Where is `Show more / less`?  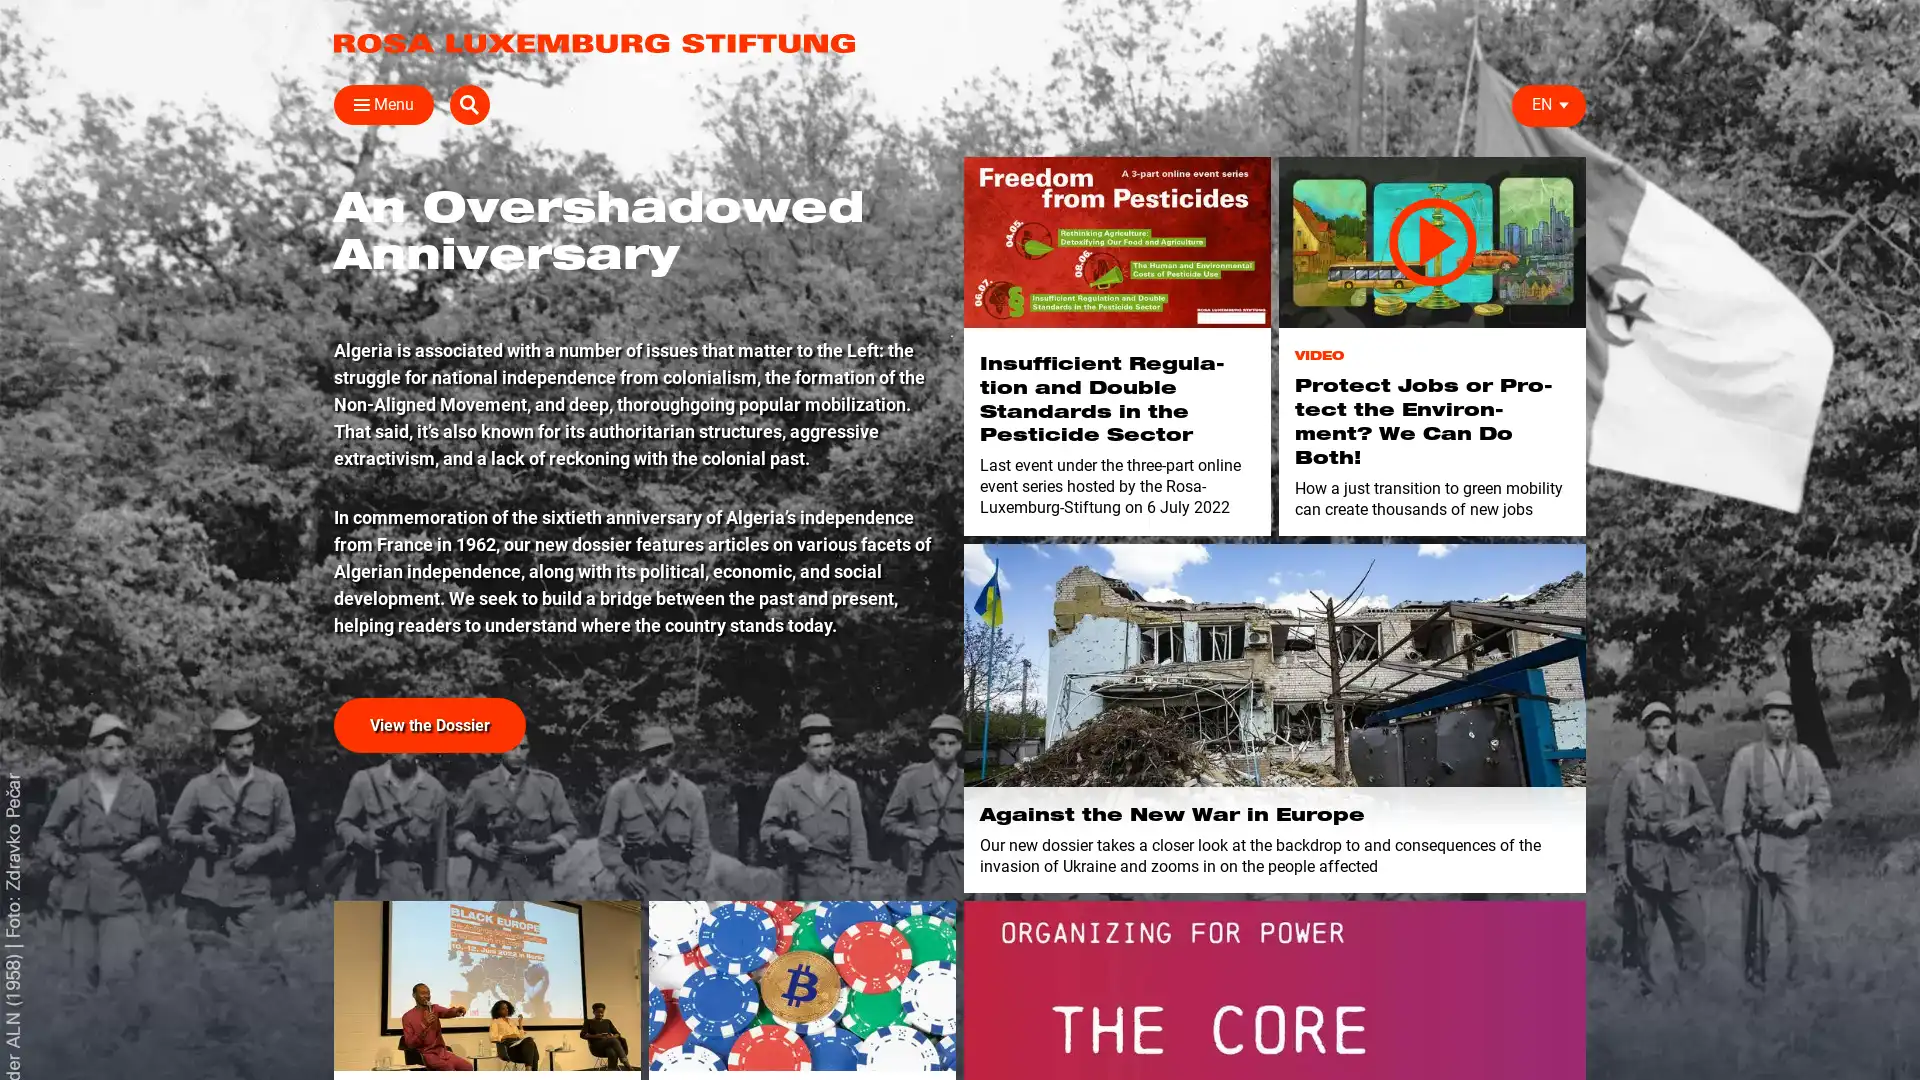
Show more / less is located at coordinates (325, 489).